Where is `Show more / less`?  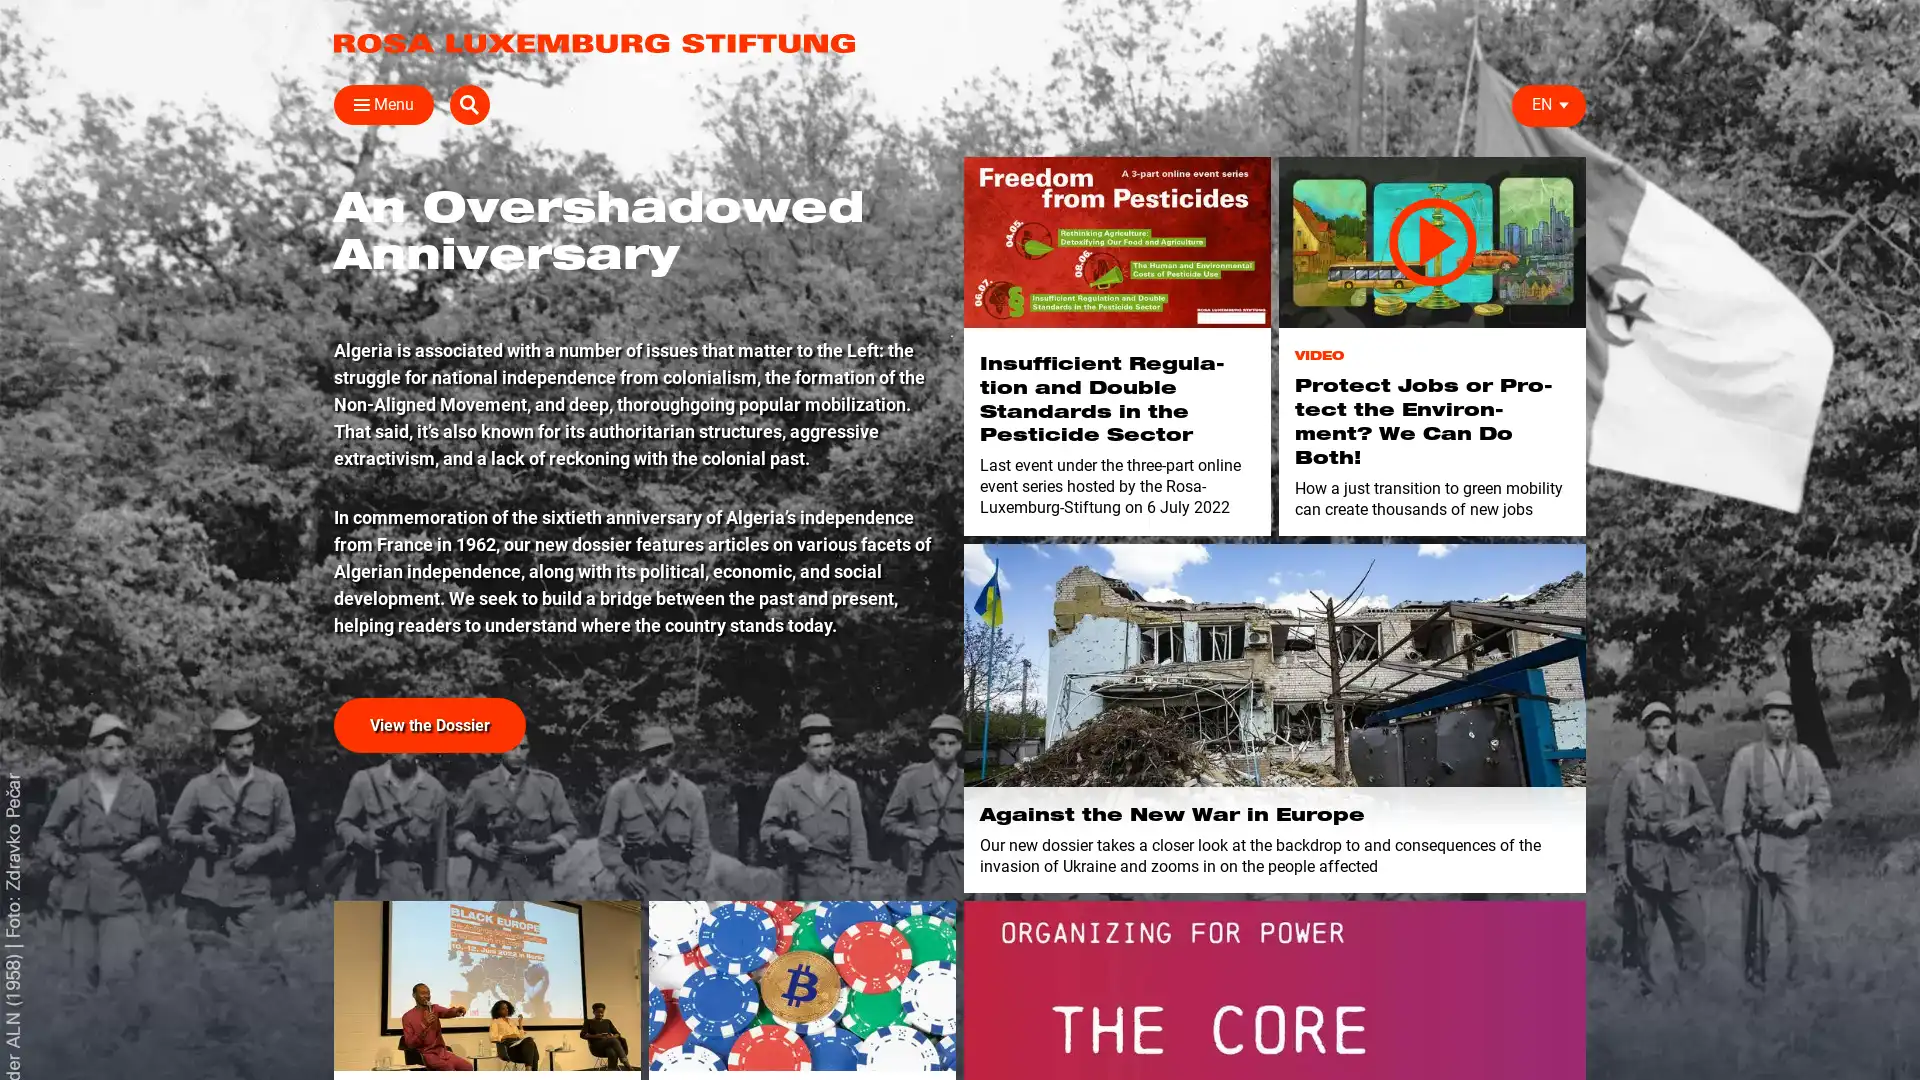
Show more / less is located at coordinates (325, 489).